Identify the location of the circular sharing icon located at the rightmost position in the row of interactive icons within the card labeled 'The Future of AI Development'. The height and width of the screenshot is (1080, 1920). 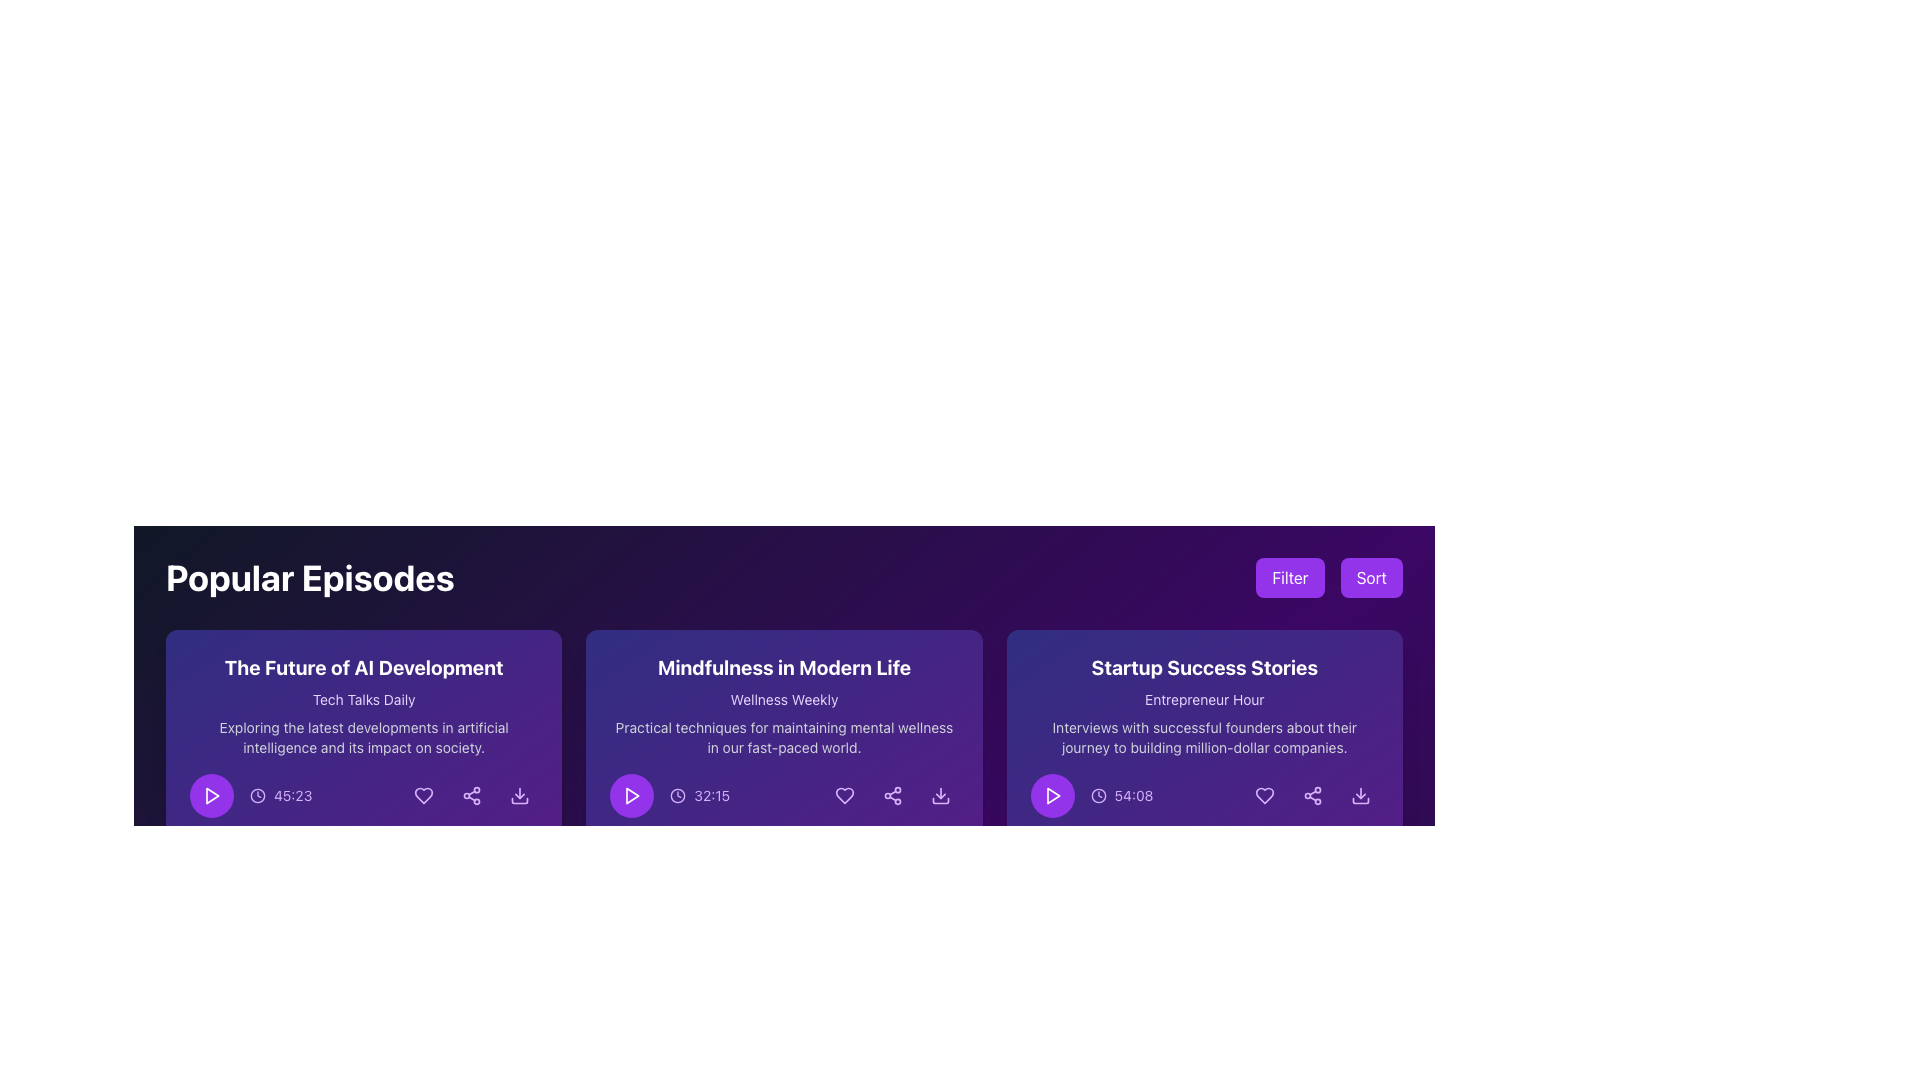
(471, 794).